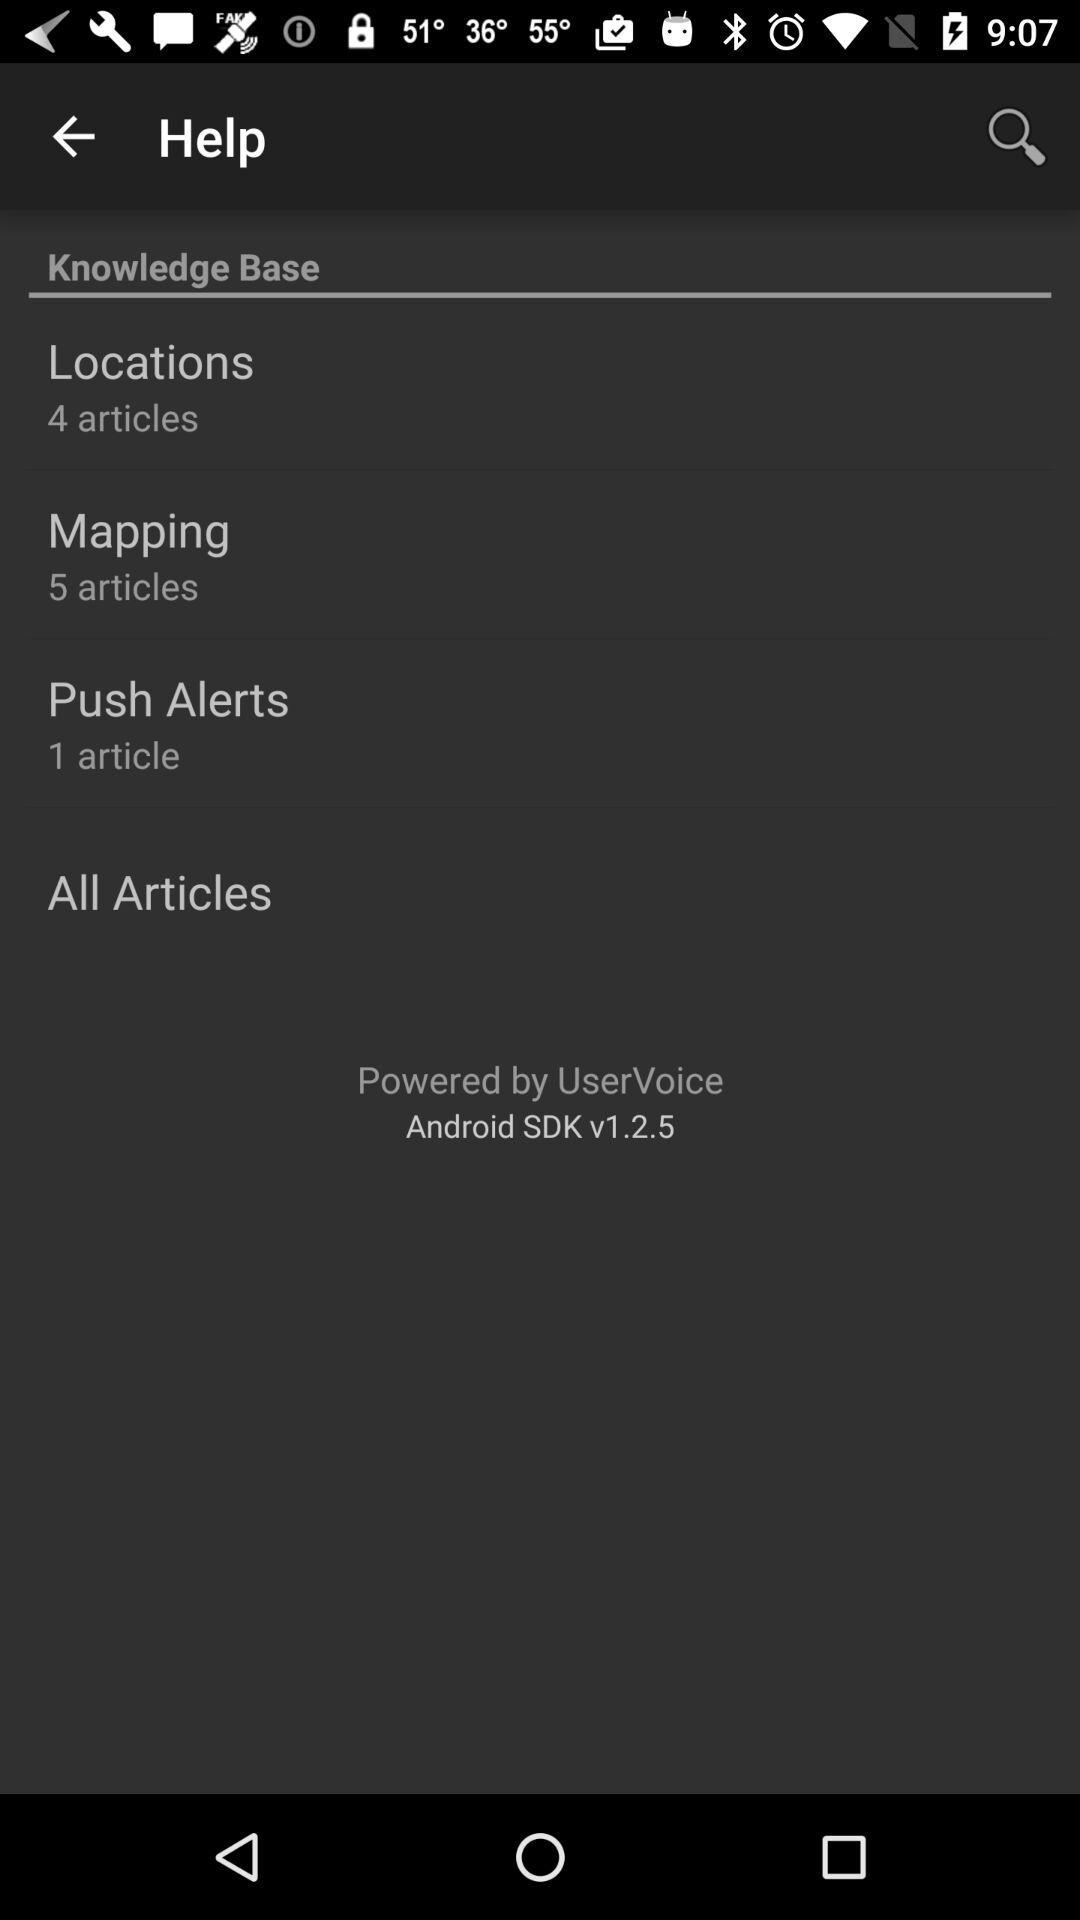  Describe the element at coordinates (167, 697) in the screenshot. I see `item above the 1 article item` at that location.